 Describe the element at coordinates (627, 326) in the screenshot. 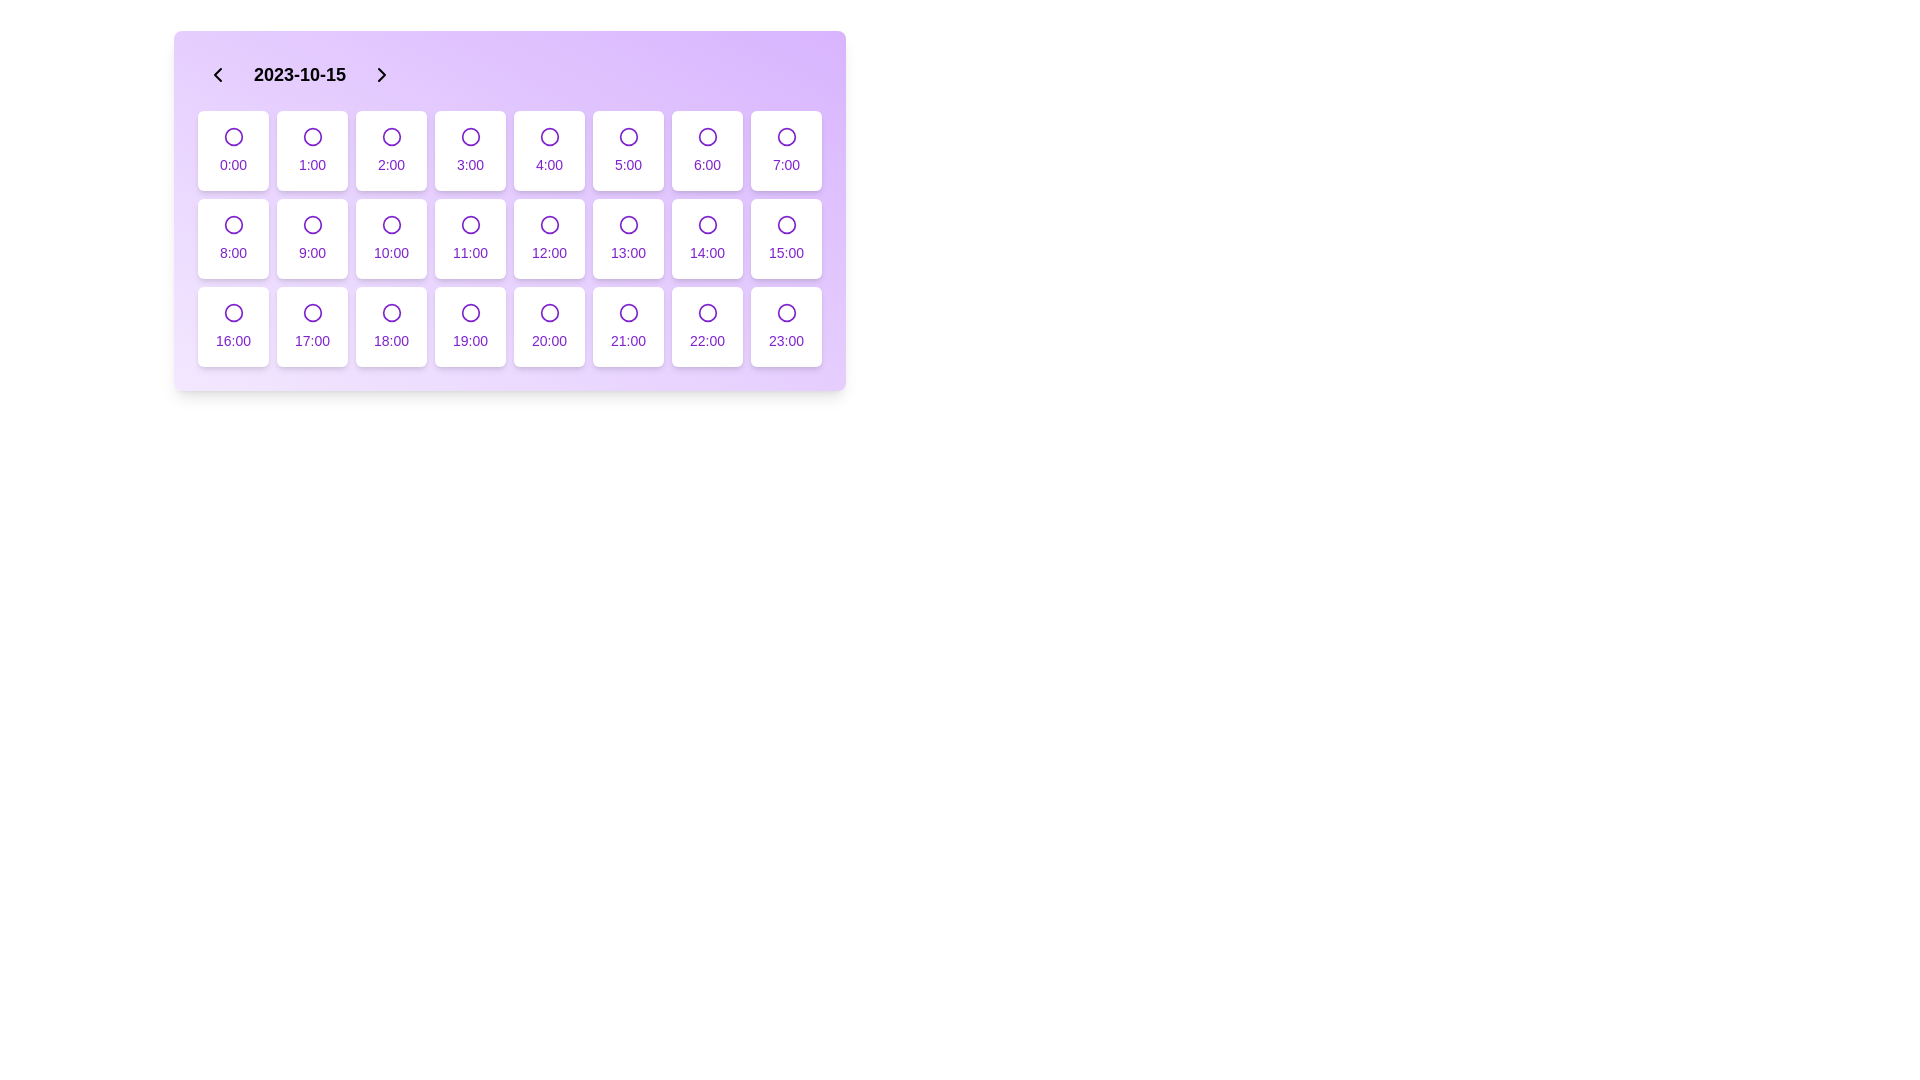

I see `the Selectable time slot card displaying the hour '21:00', which is styled with a white background and purple-themed contents, located in the sixth row and third column of the grid` at that location.